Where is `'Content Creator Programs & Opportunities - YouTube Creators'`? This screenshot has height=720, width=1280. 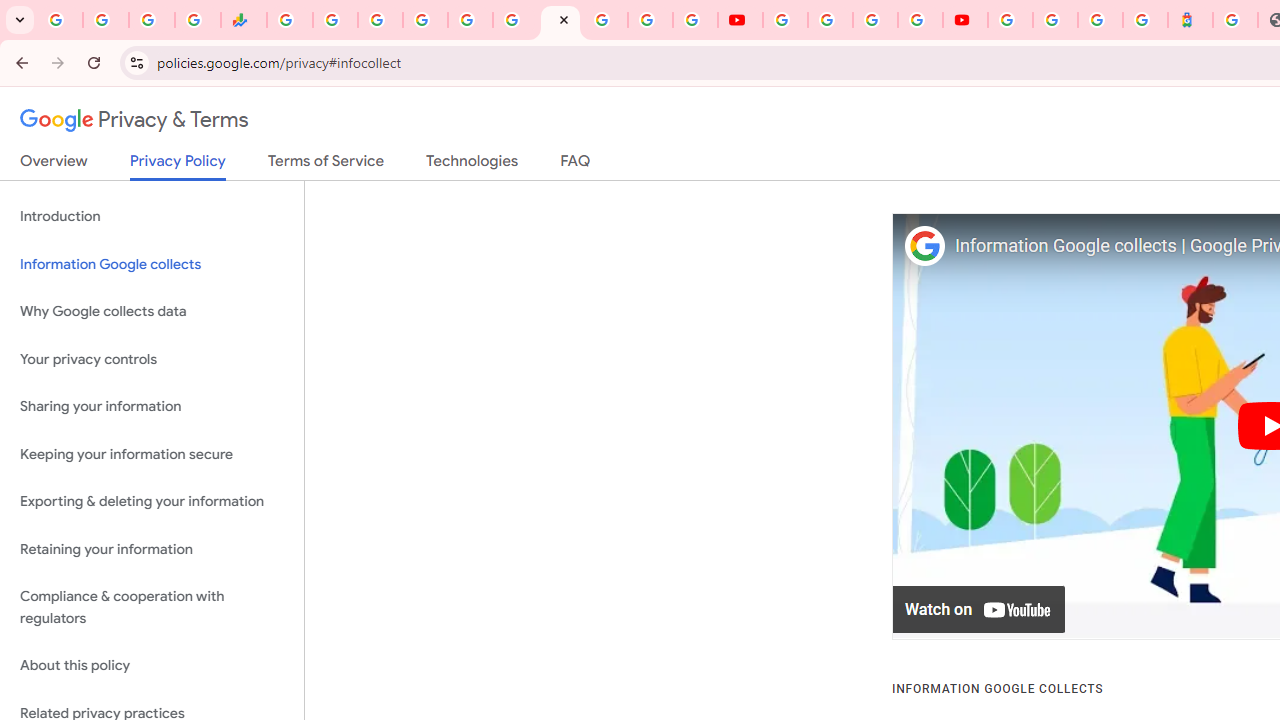
'Content Creator Programs & Opportunities - YouTube Creators' is located at coordinates (965, 20).